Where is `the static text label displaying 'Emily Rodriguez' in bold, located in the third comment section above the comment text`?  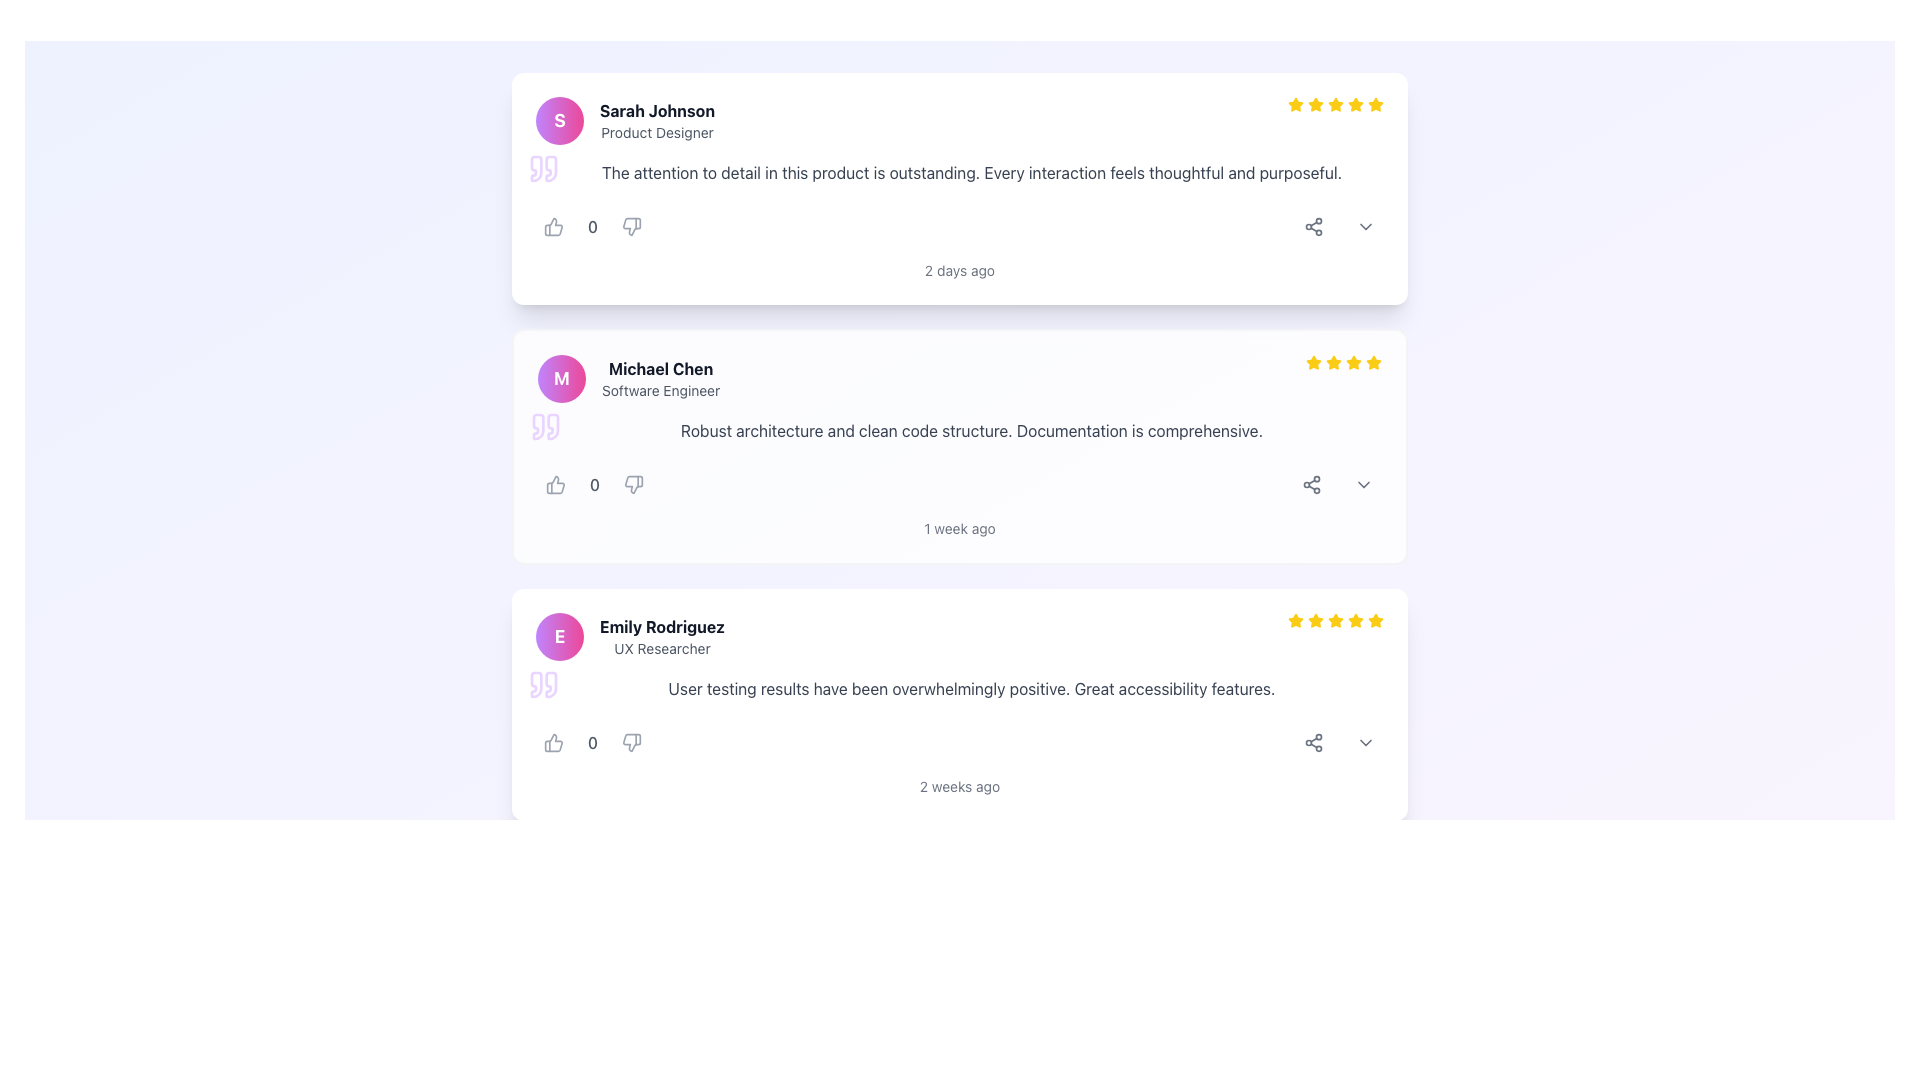 the static text label displaying 'Emily Rodriguez' in bold, located in the third comment section above the comment text is located at coordinates (662, 636).